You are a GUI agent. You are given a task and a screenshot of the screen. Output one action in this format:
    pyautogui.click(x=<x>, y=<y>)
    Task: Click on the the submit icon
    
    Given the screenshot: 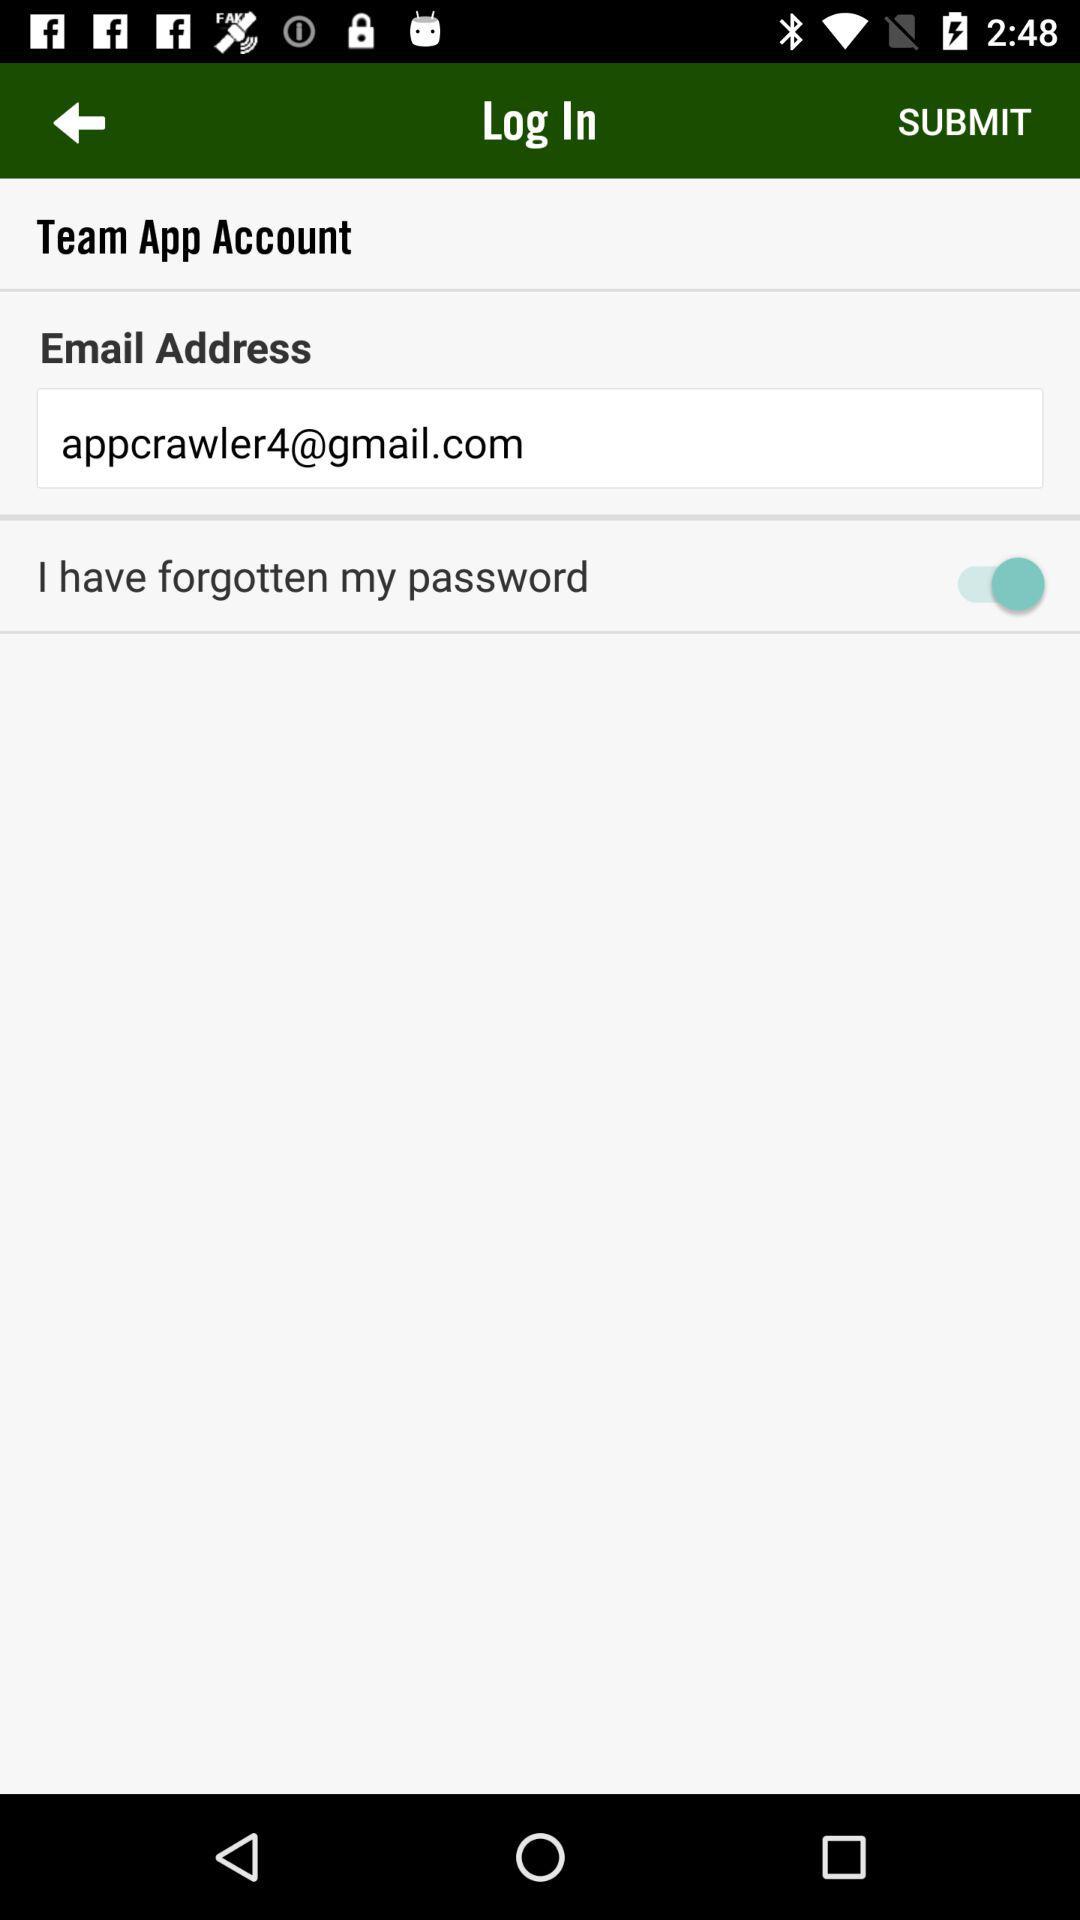 What is the action you would take?
    pyautogui.click(x=963, y=119)
    